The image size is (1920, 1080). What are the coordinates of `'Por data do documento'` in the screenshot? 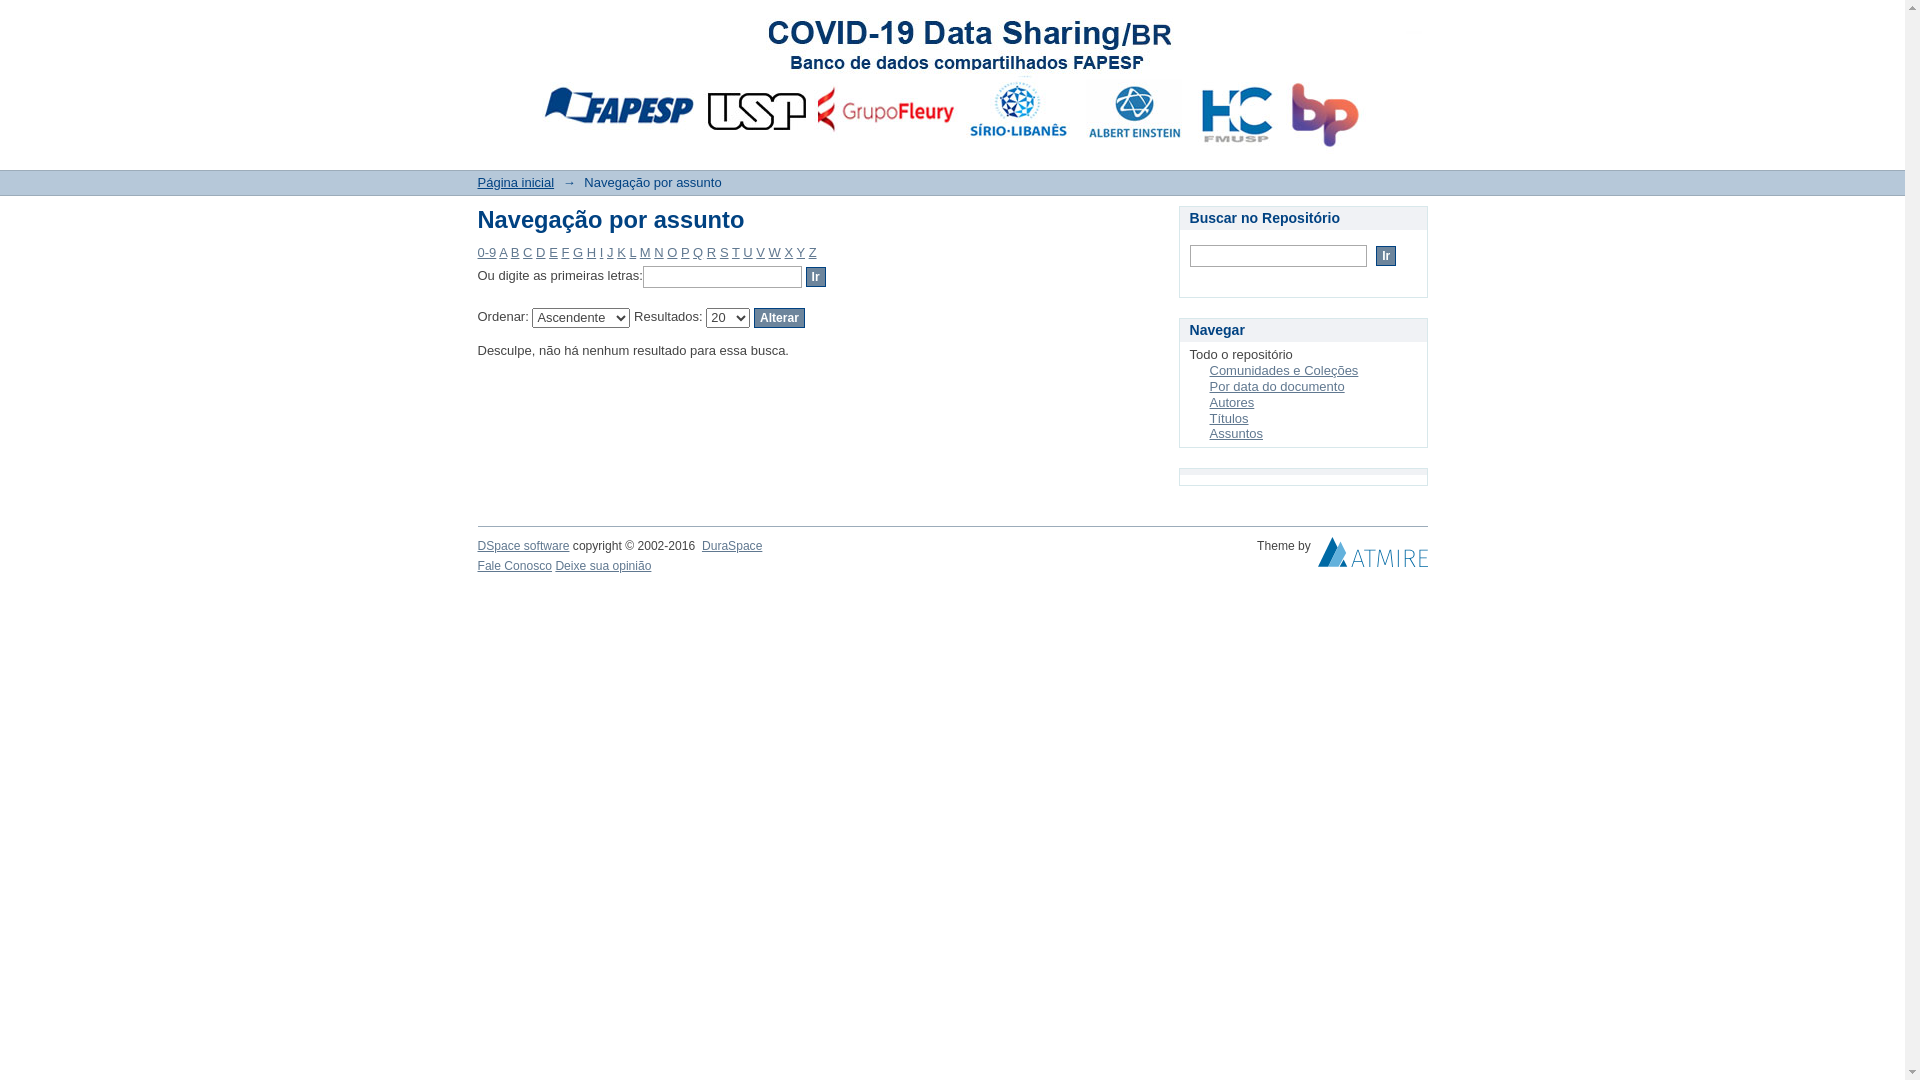 It's located at (1208, 386).